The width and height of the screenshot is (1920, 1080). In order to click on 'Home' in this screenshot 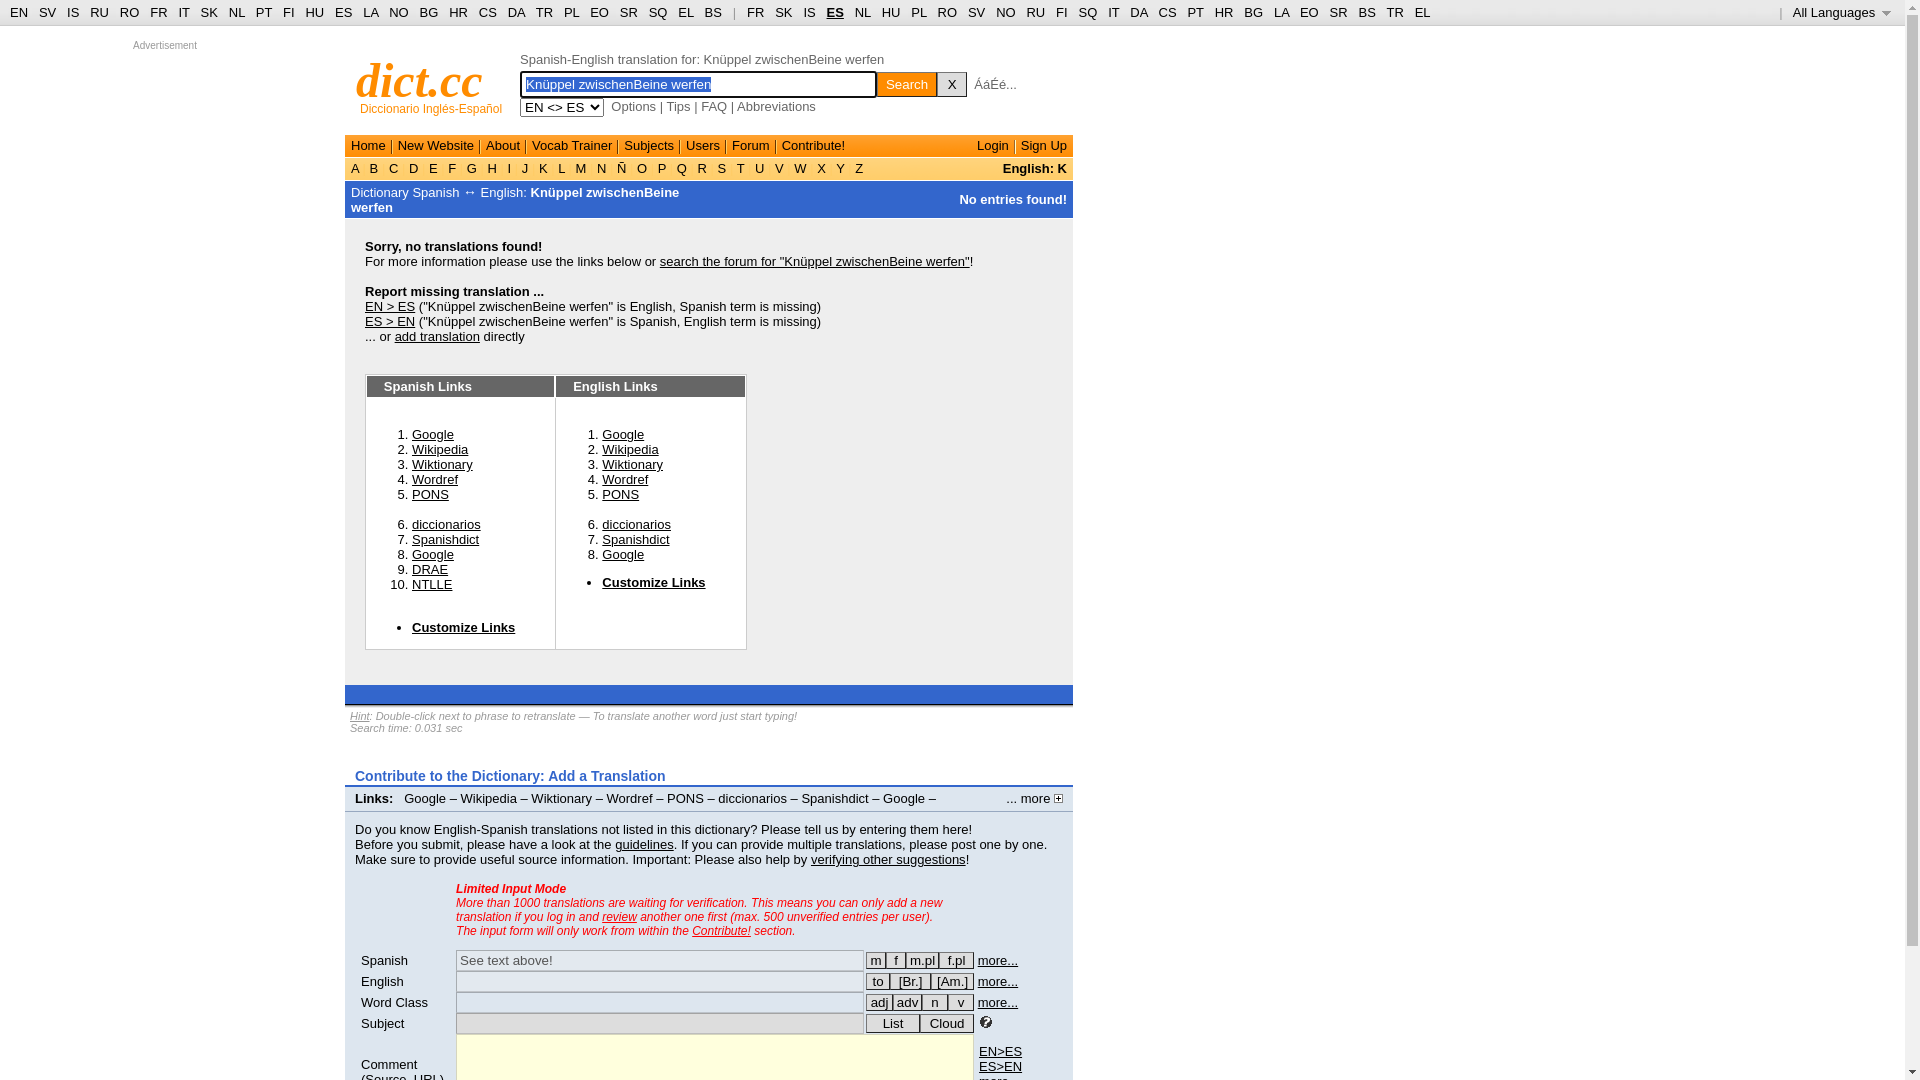, I will do `click(368, 144)`.